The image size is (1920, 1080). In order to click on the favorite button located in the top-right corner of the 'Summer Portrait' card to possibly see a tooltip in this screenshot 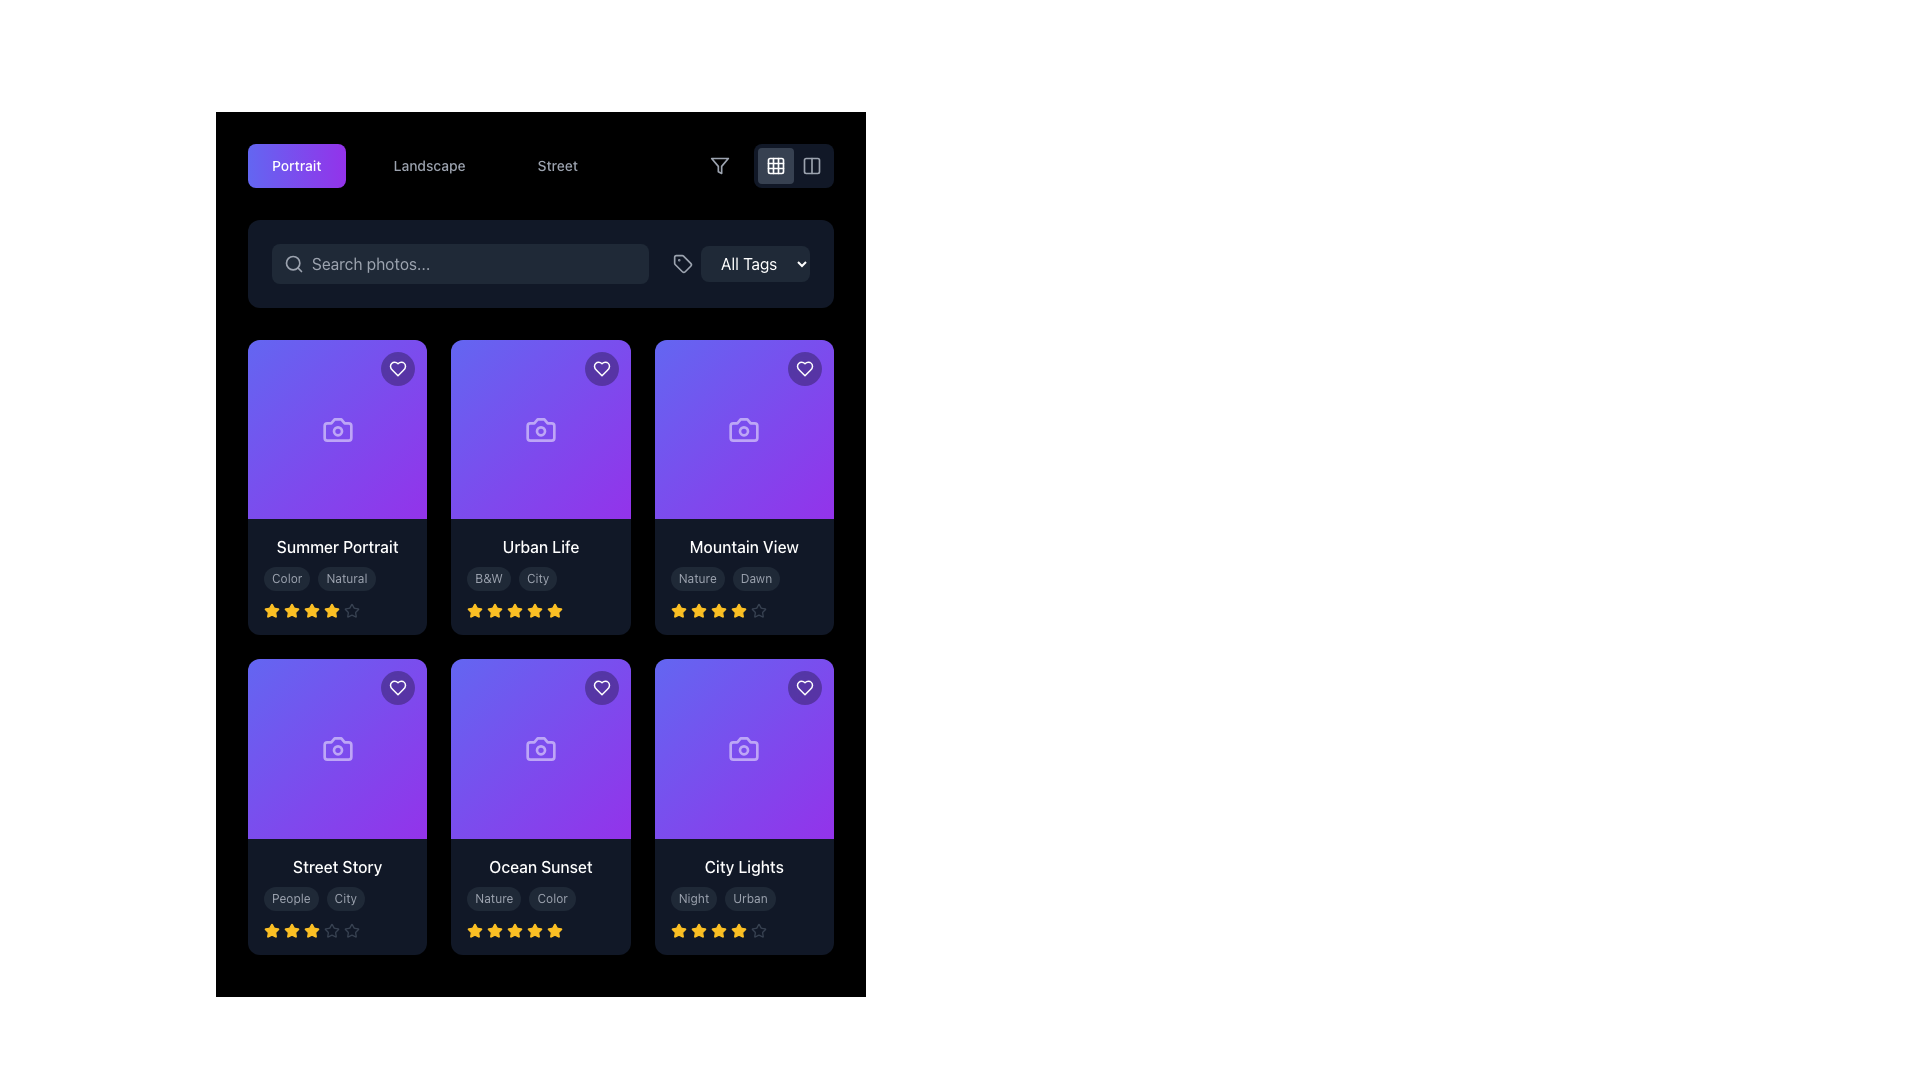, I will do `click(398, 369)`.